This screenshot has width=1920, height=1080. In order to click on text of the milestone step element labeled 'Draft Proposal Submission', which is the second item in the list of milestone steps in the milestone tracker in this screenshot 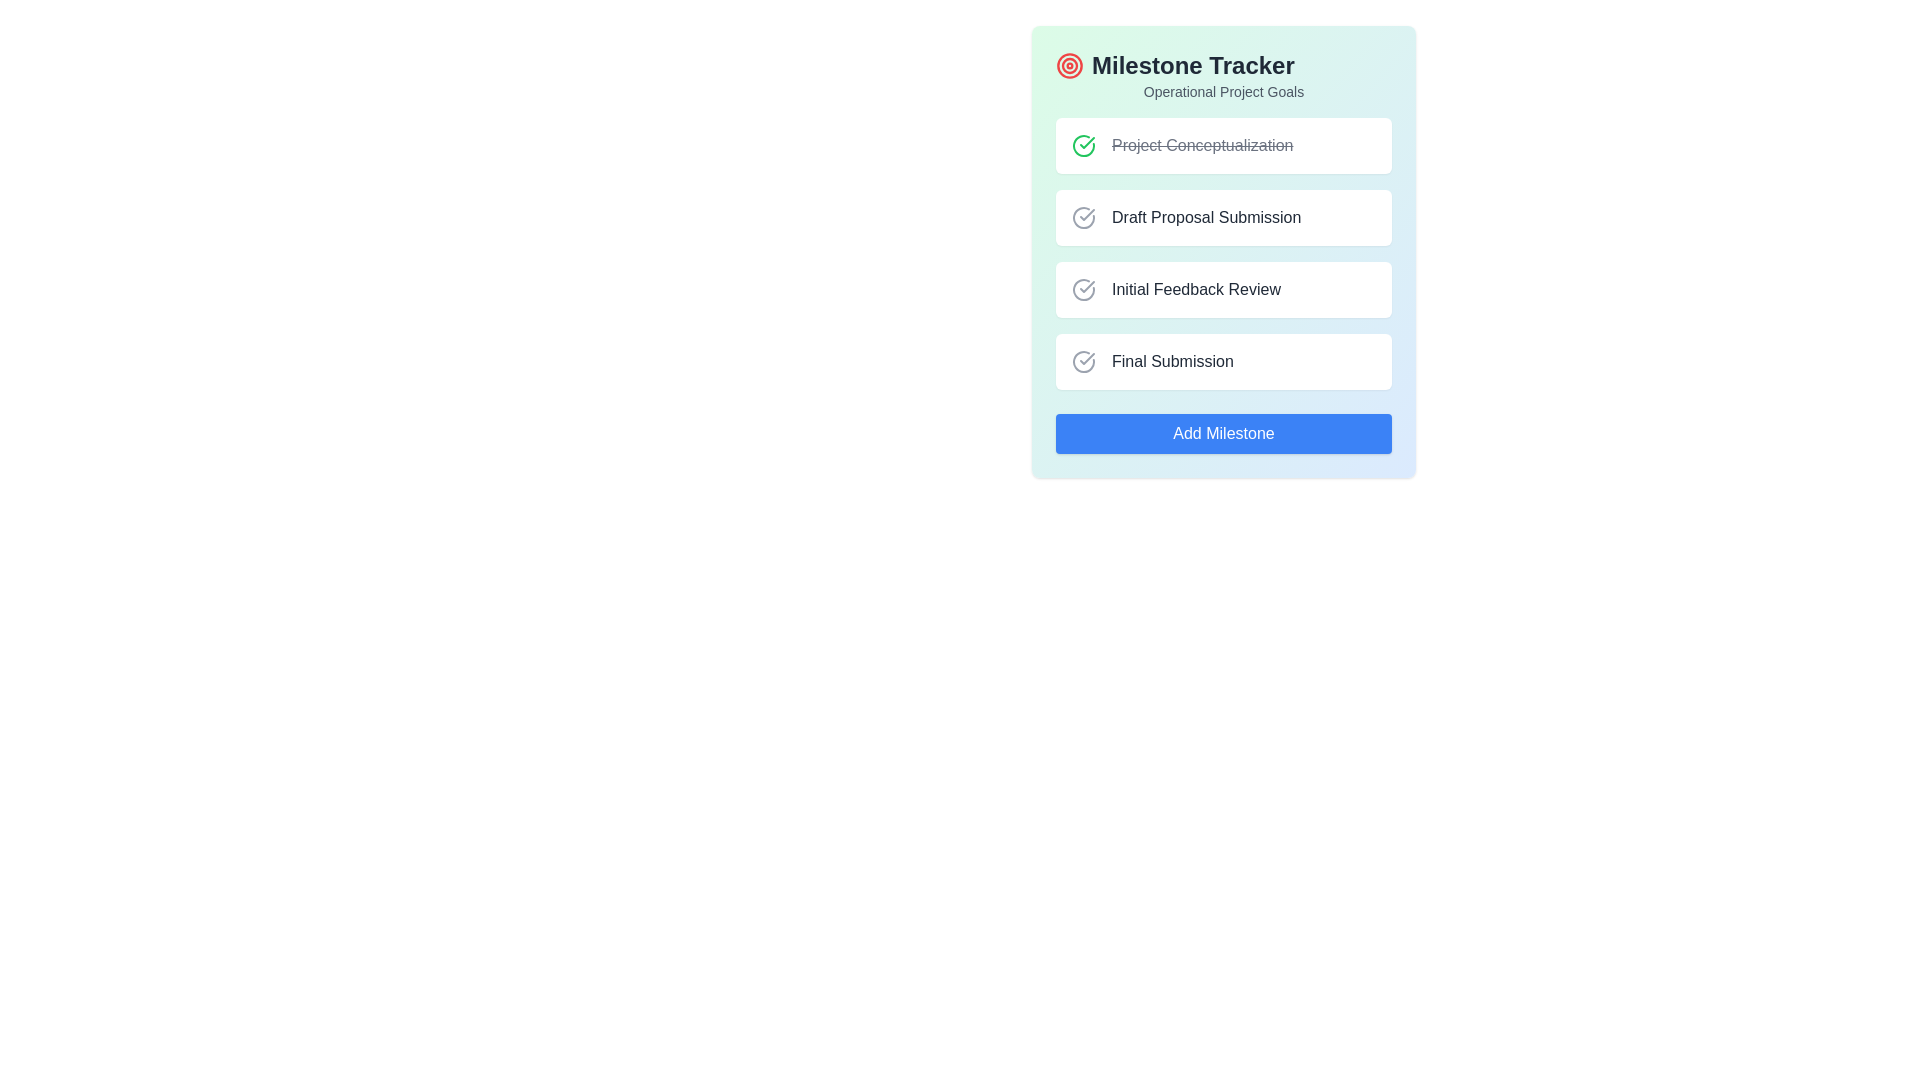, I will do `click(1223, 218)`.